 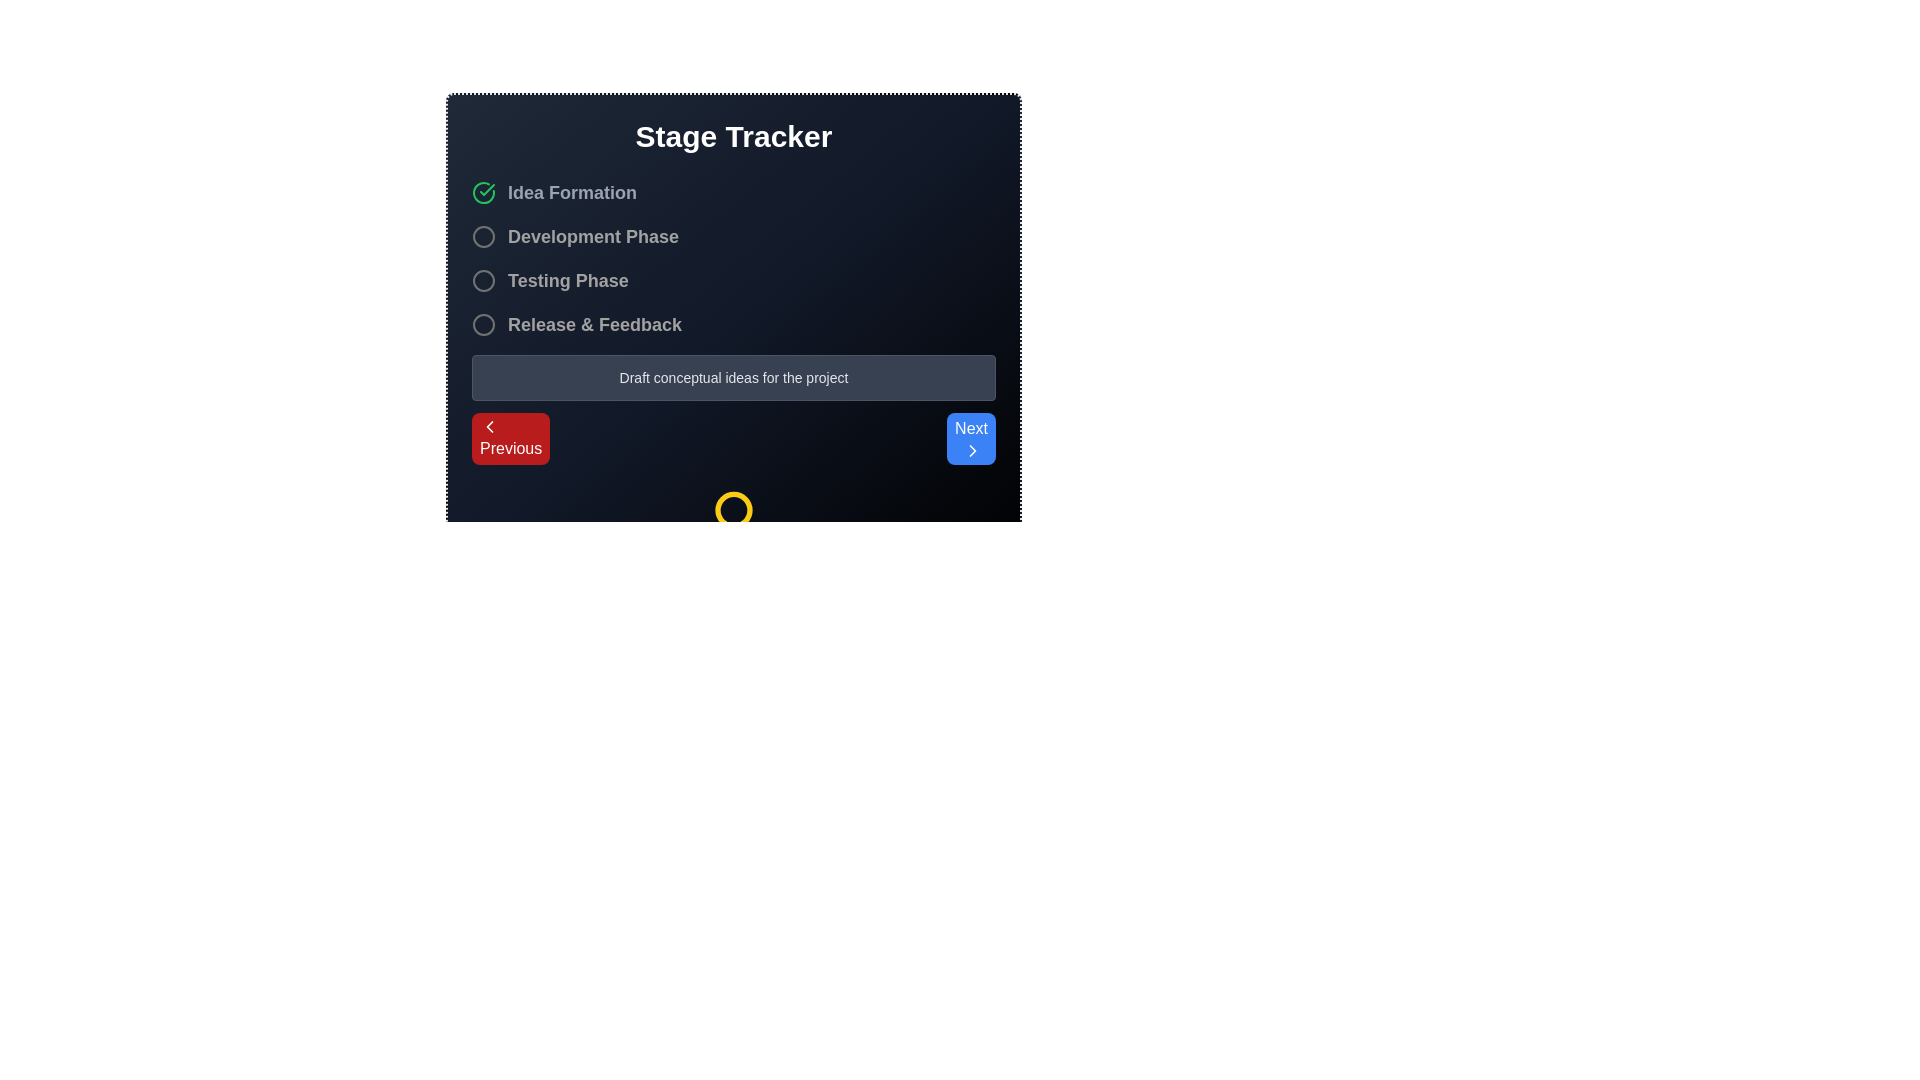 What do you see at coordinates (733, 508) in the screenshot?
I see `the SVG circle element located at the bottom-center of the dialog box, which serves as a graphical indicator of status or stage` at bounding box center [733, 508].